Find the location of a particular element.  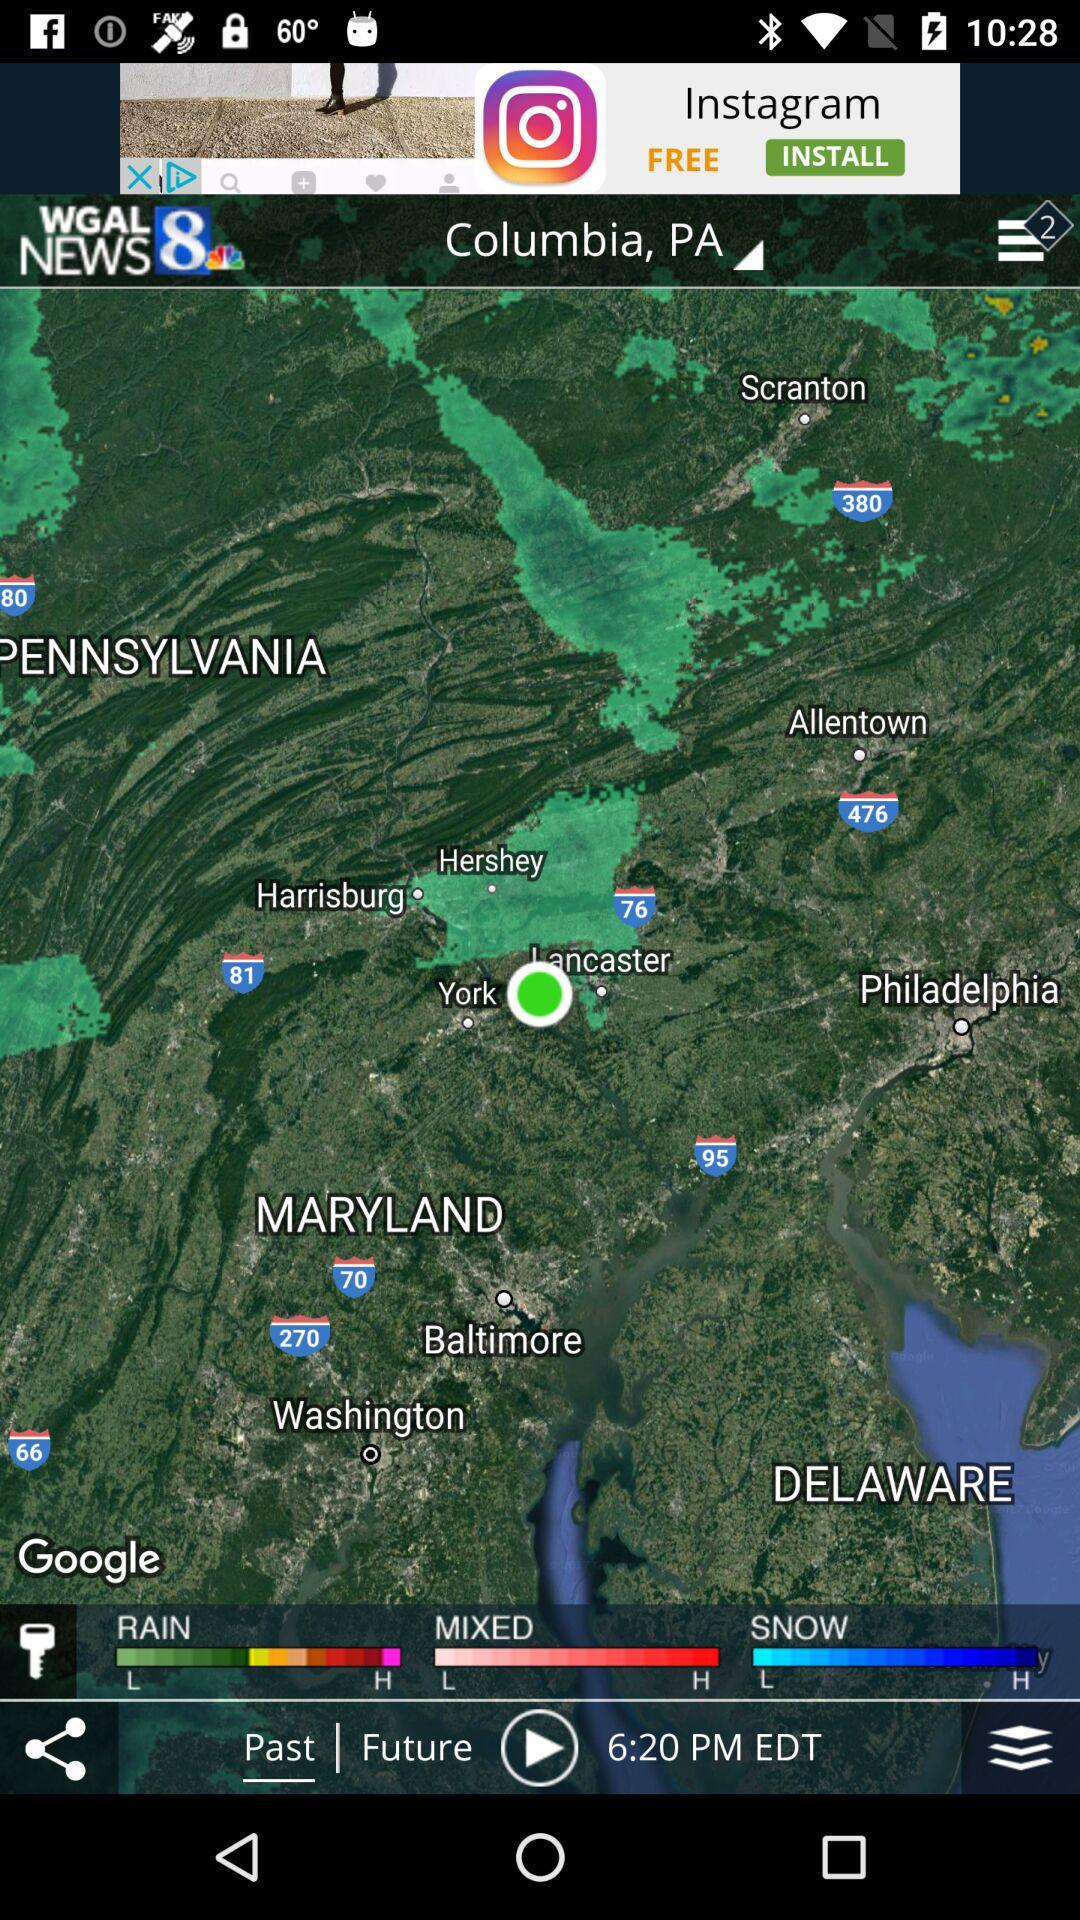

this page was advetisment is located at coordinates (131, 240).